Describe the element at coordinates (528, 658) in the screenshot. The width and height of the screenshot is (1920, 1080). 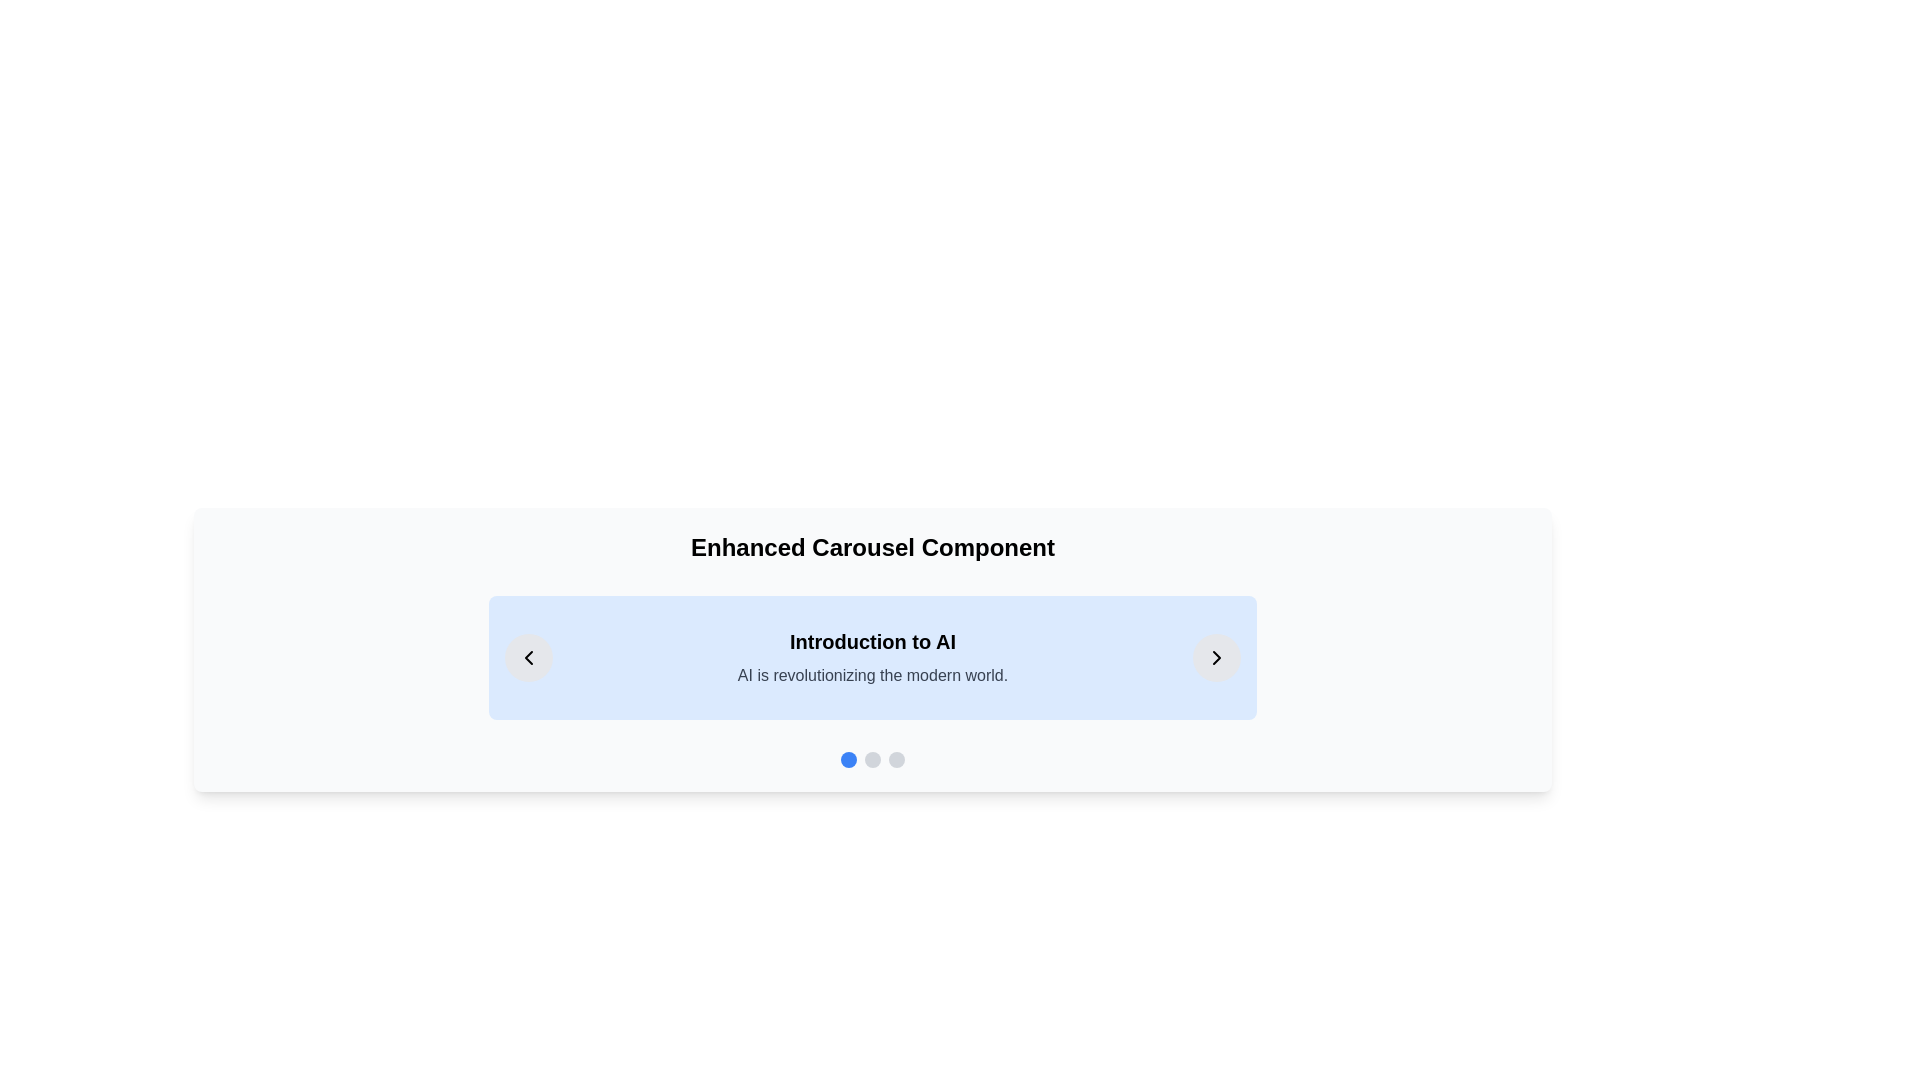
I see `the navigation button on the left side of the carousel labeled 'Introduction to AI'` at that location.